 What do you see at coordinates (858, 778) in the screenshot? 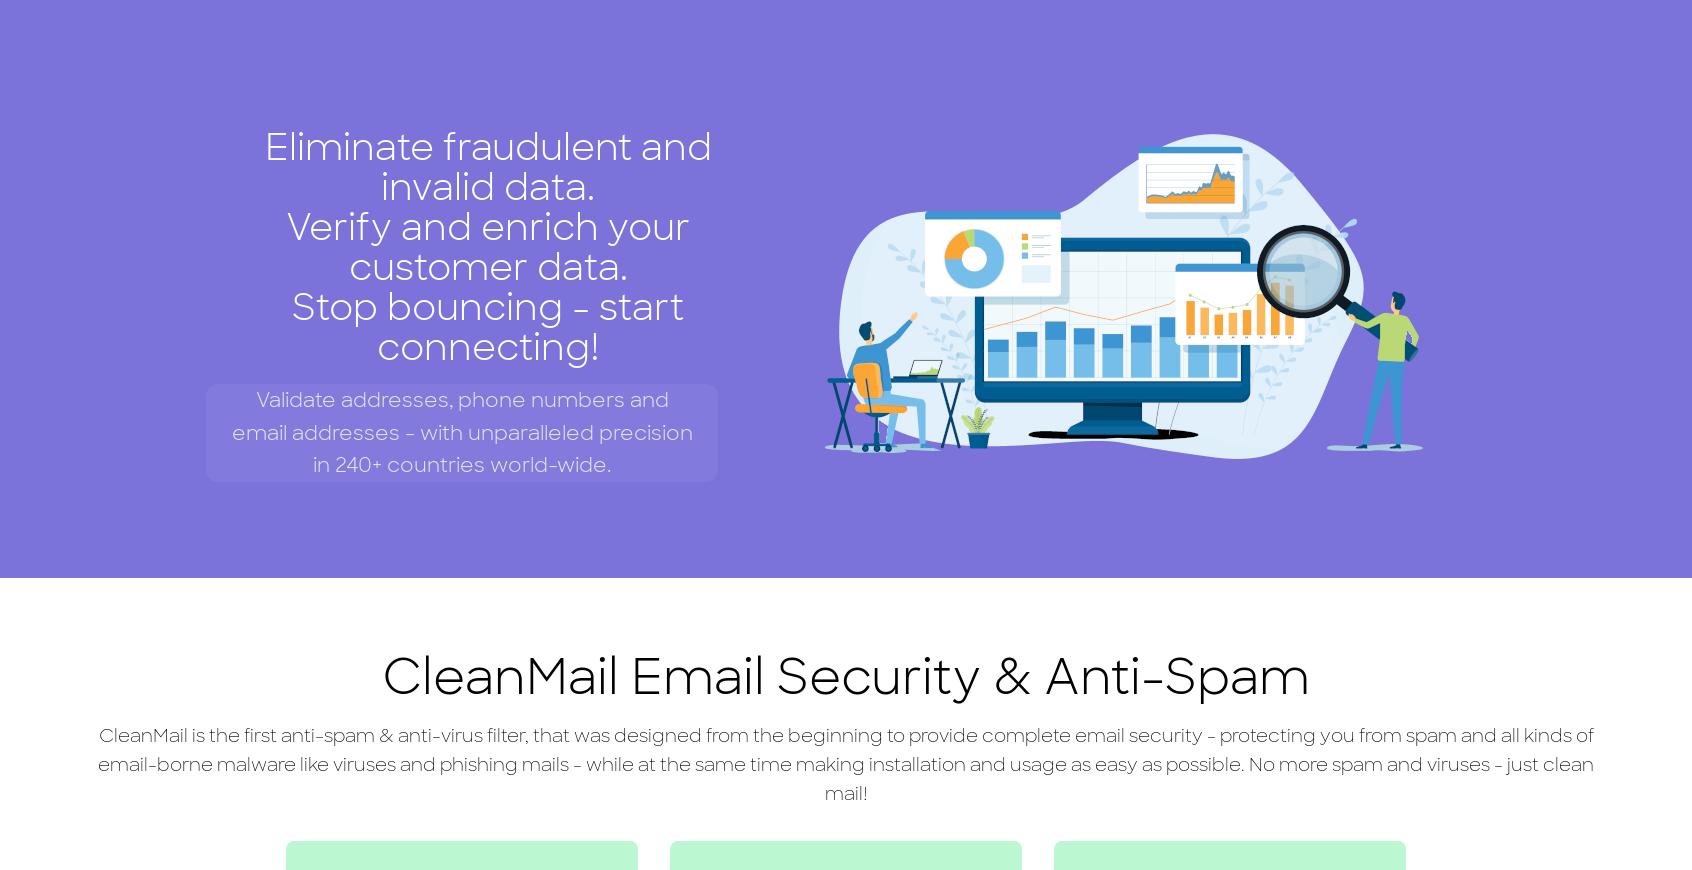
I see `'TLS: changed the way certificate chains are loaded'` at bounding box center [858, 778].